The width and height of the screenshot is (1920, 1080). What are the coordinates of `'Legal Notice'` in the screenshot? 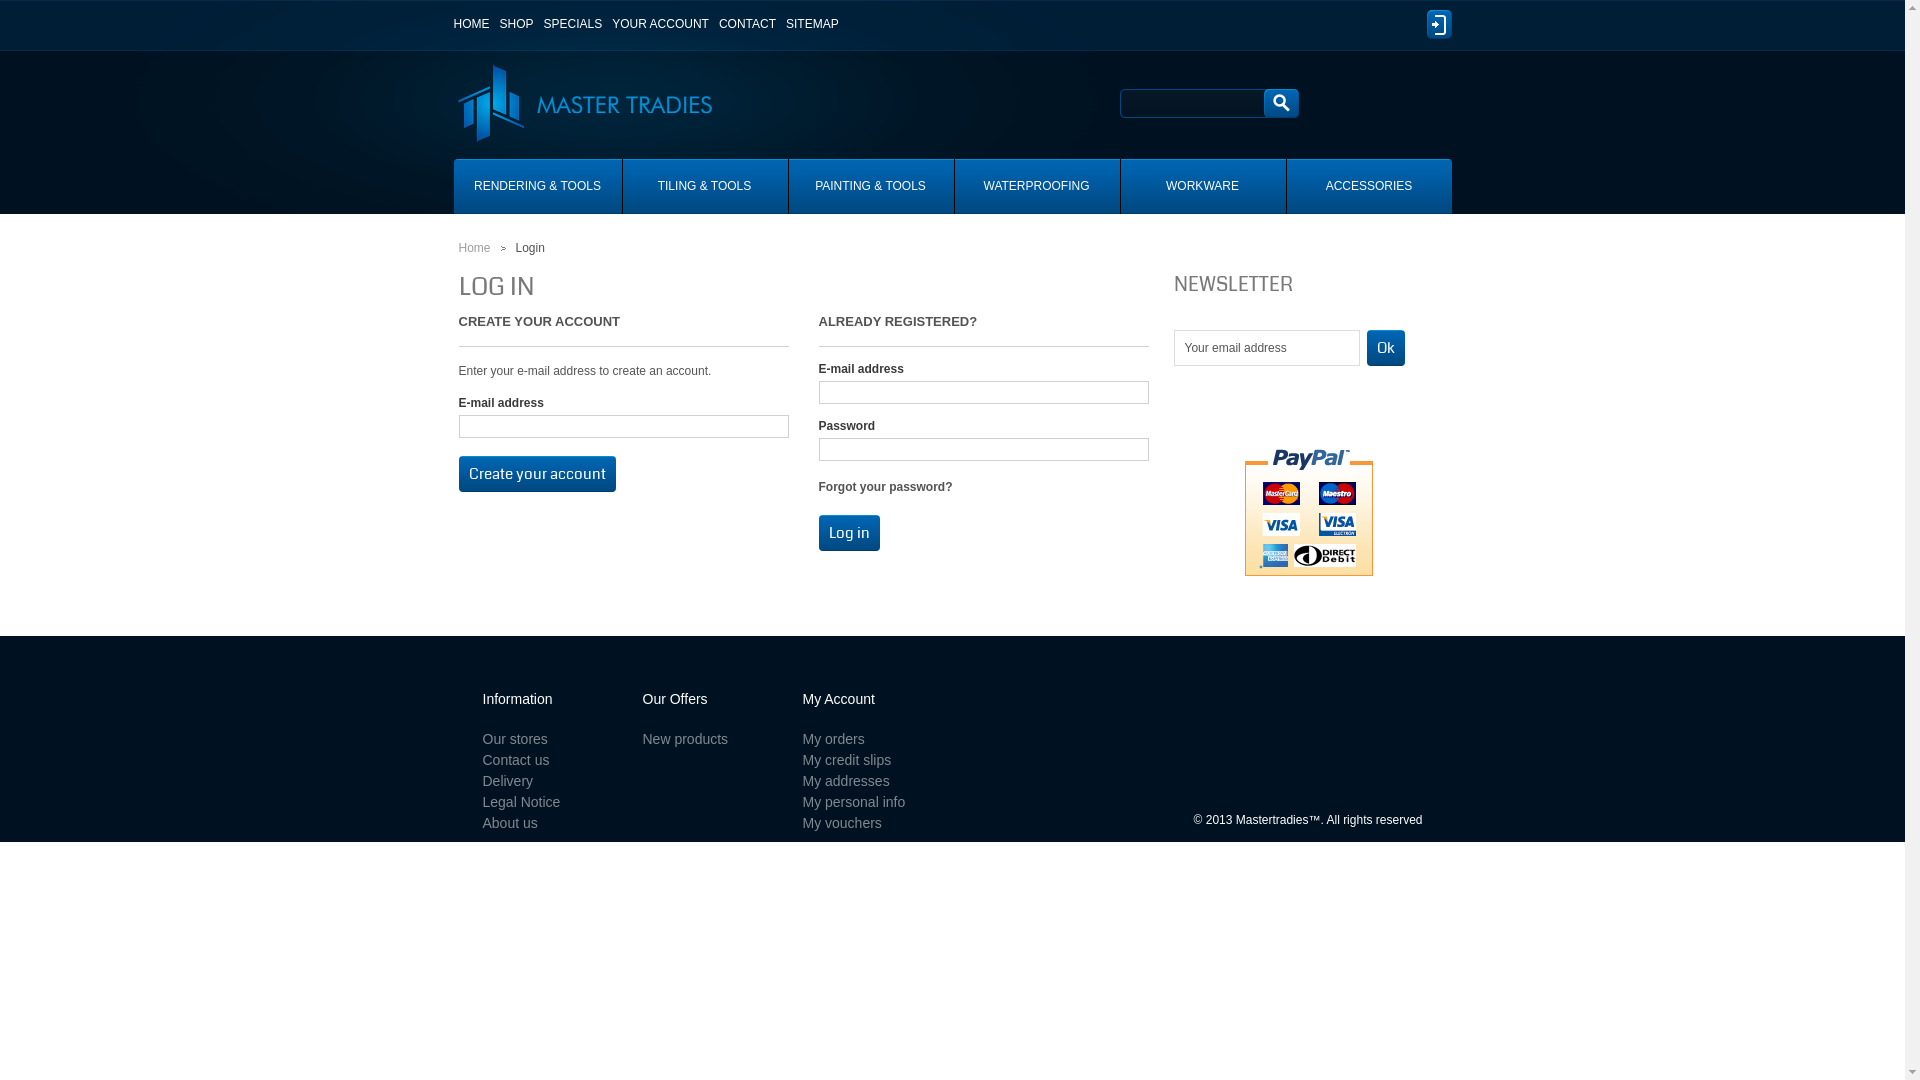 It's located at (521, 801).